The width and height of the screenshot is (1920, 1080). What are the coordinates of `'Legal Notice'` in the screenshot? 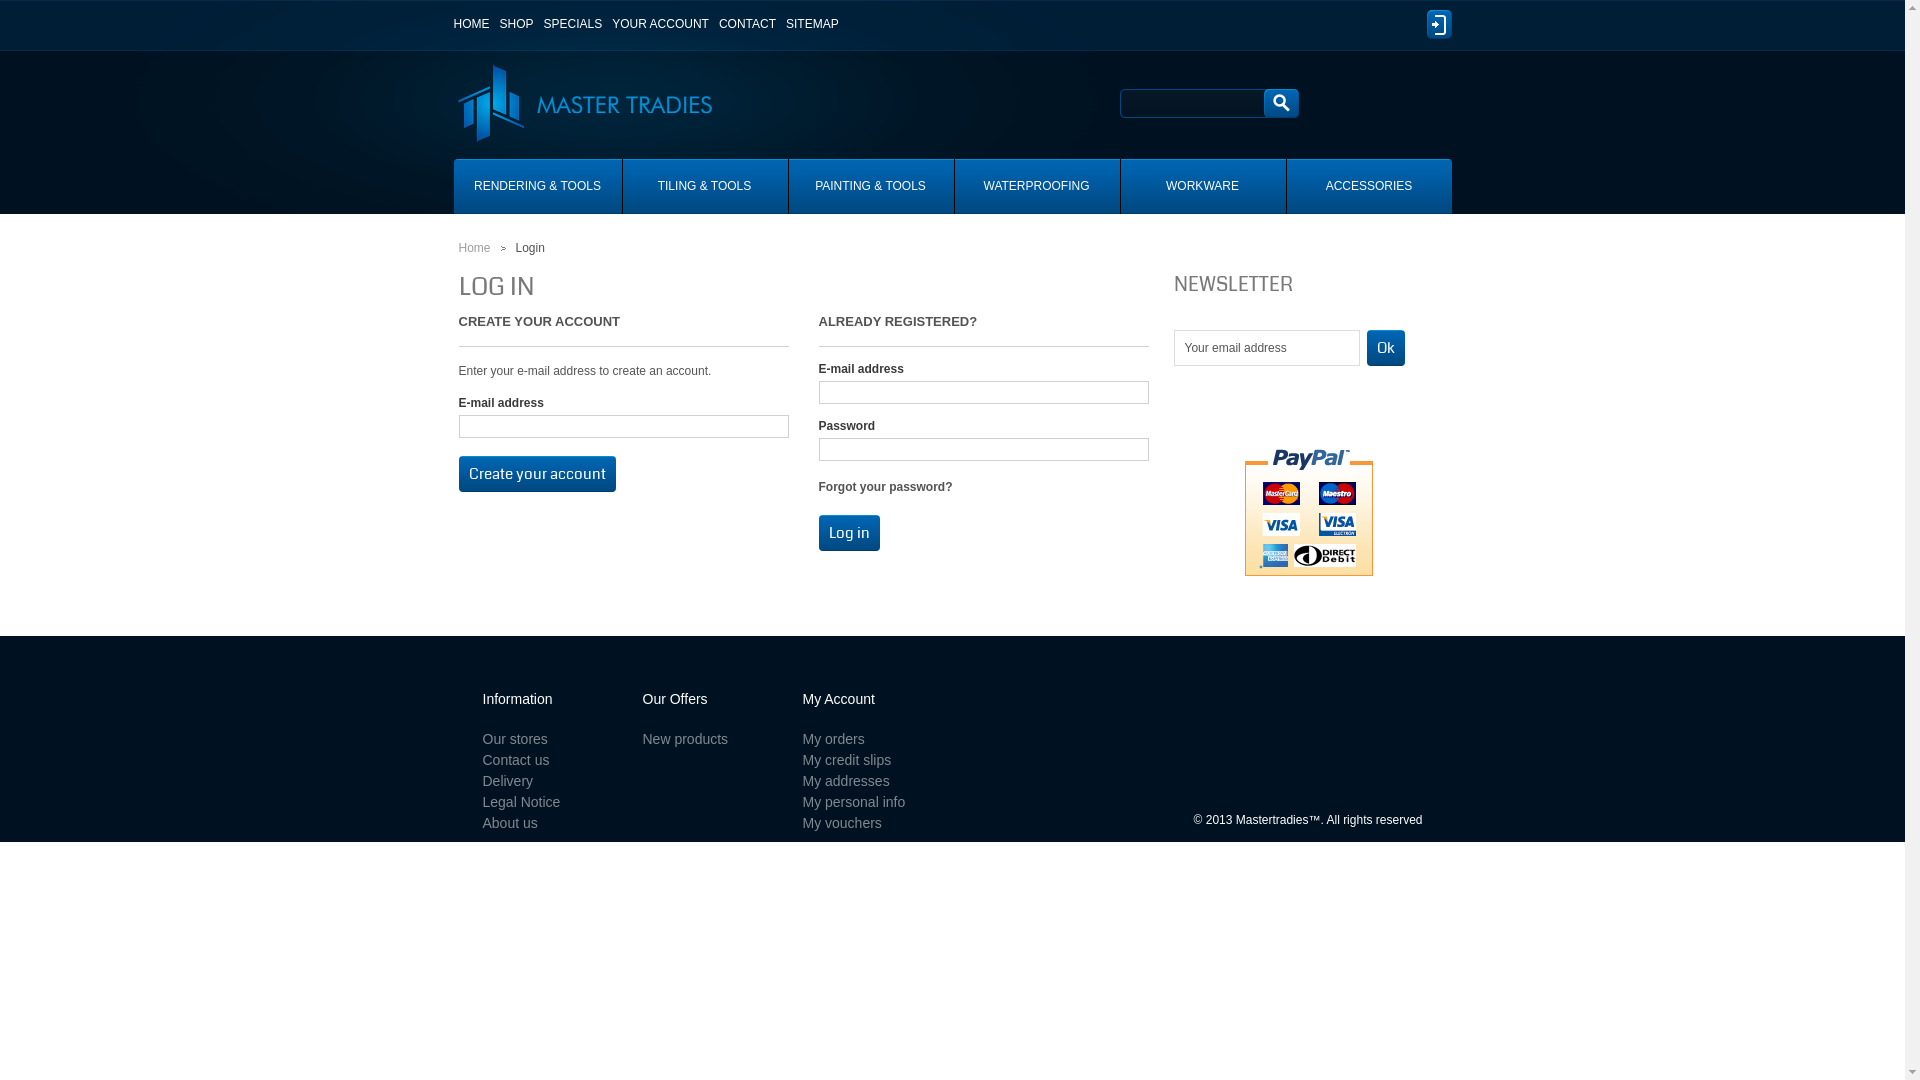 It's located at (521, 801).